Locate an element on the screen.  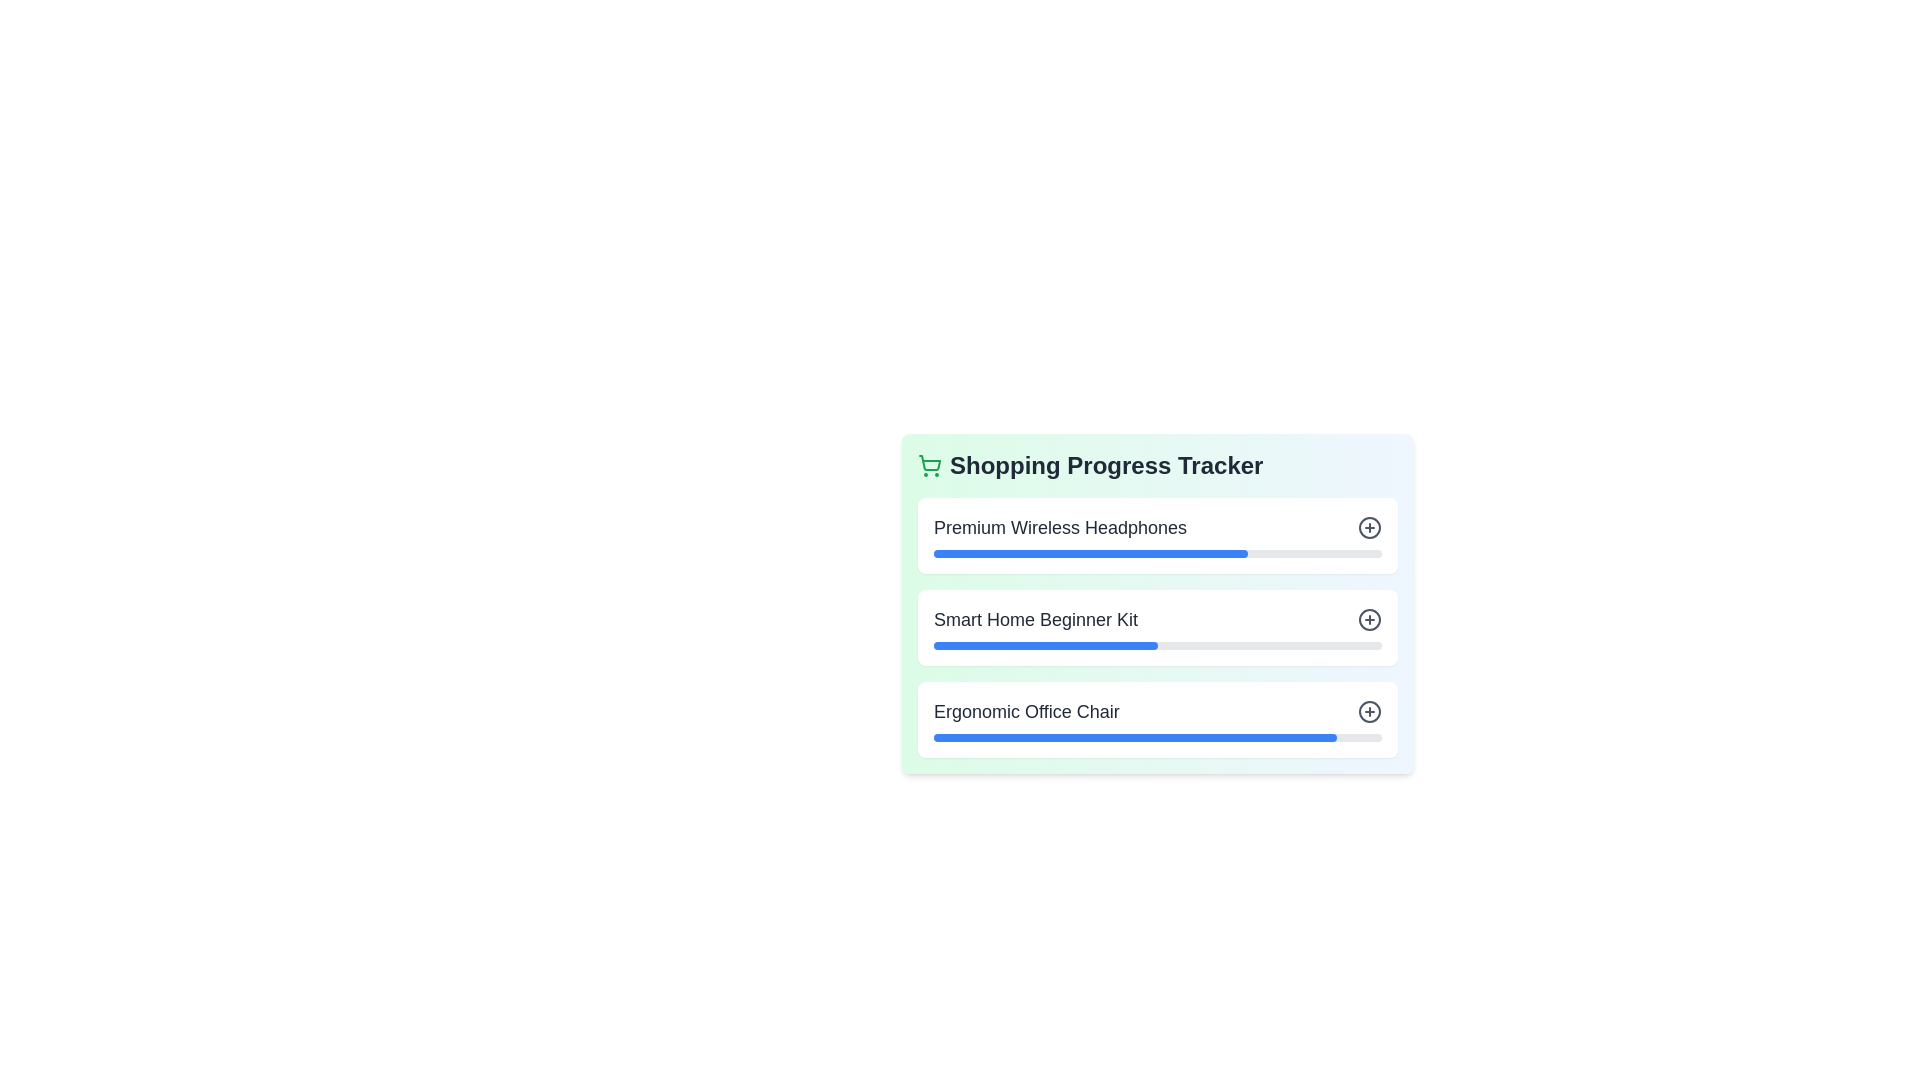
the title of the second item in the Progress Tracker, which is 'Smart Home Beginner Kit' is located at coordinates (1157, 627).